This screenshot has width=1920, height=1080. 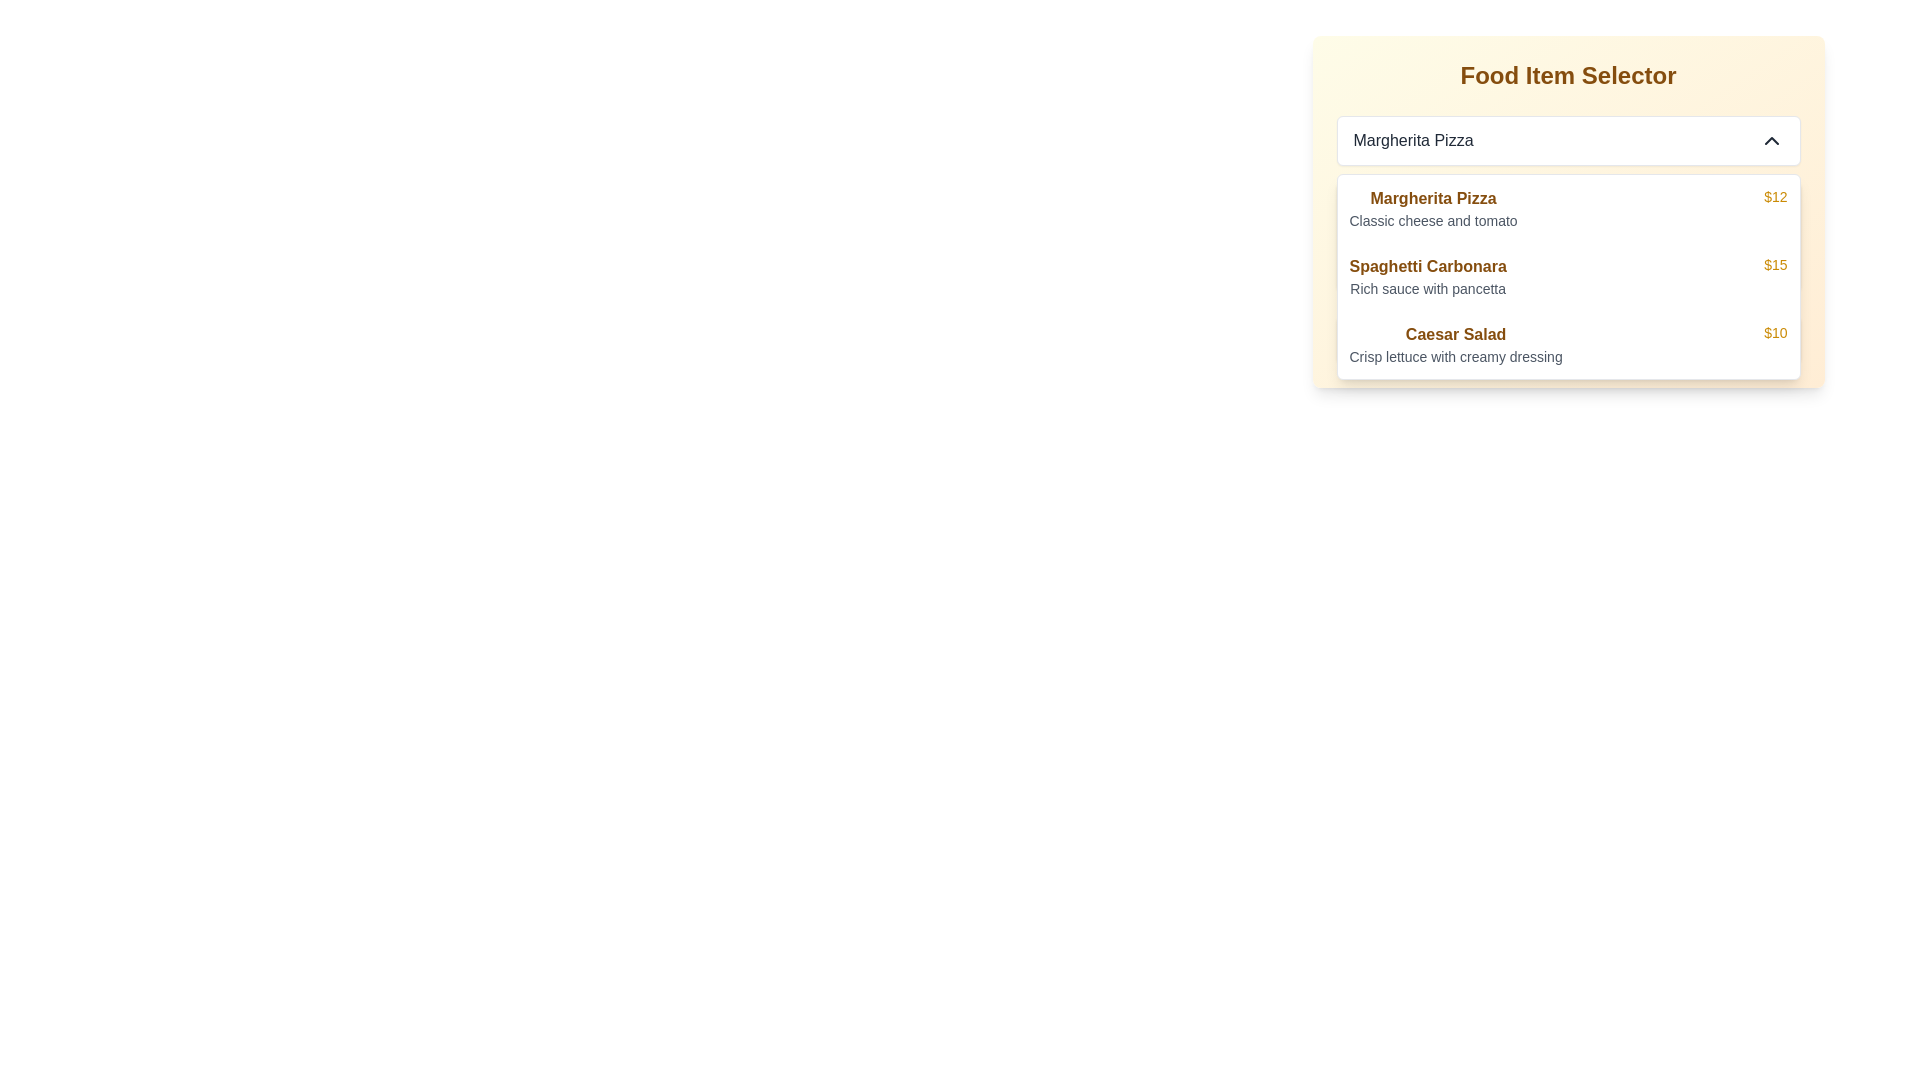 What do you see at coordinates (1456, 334) in the screenshot?
I see `the text label displaying 'Caesar Salad', which is styled in bold and yellow-brown color, located above the description of the menu item in the 'Food Item Selector'` at bounding box center [1456, 334].